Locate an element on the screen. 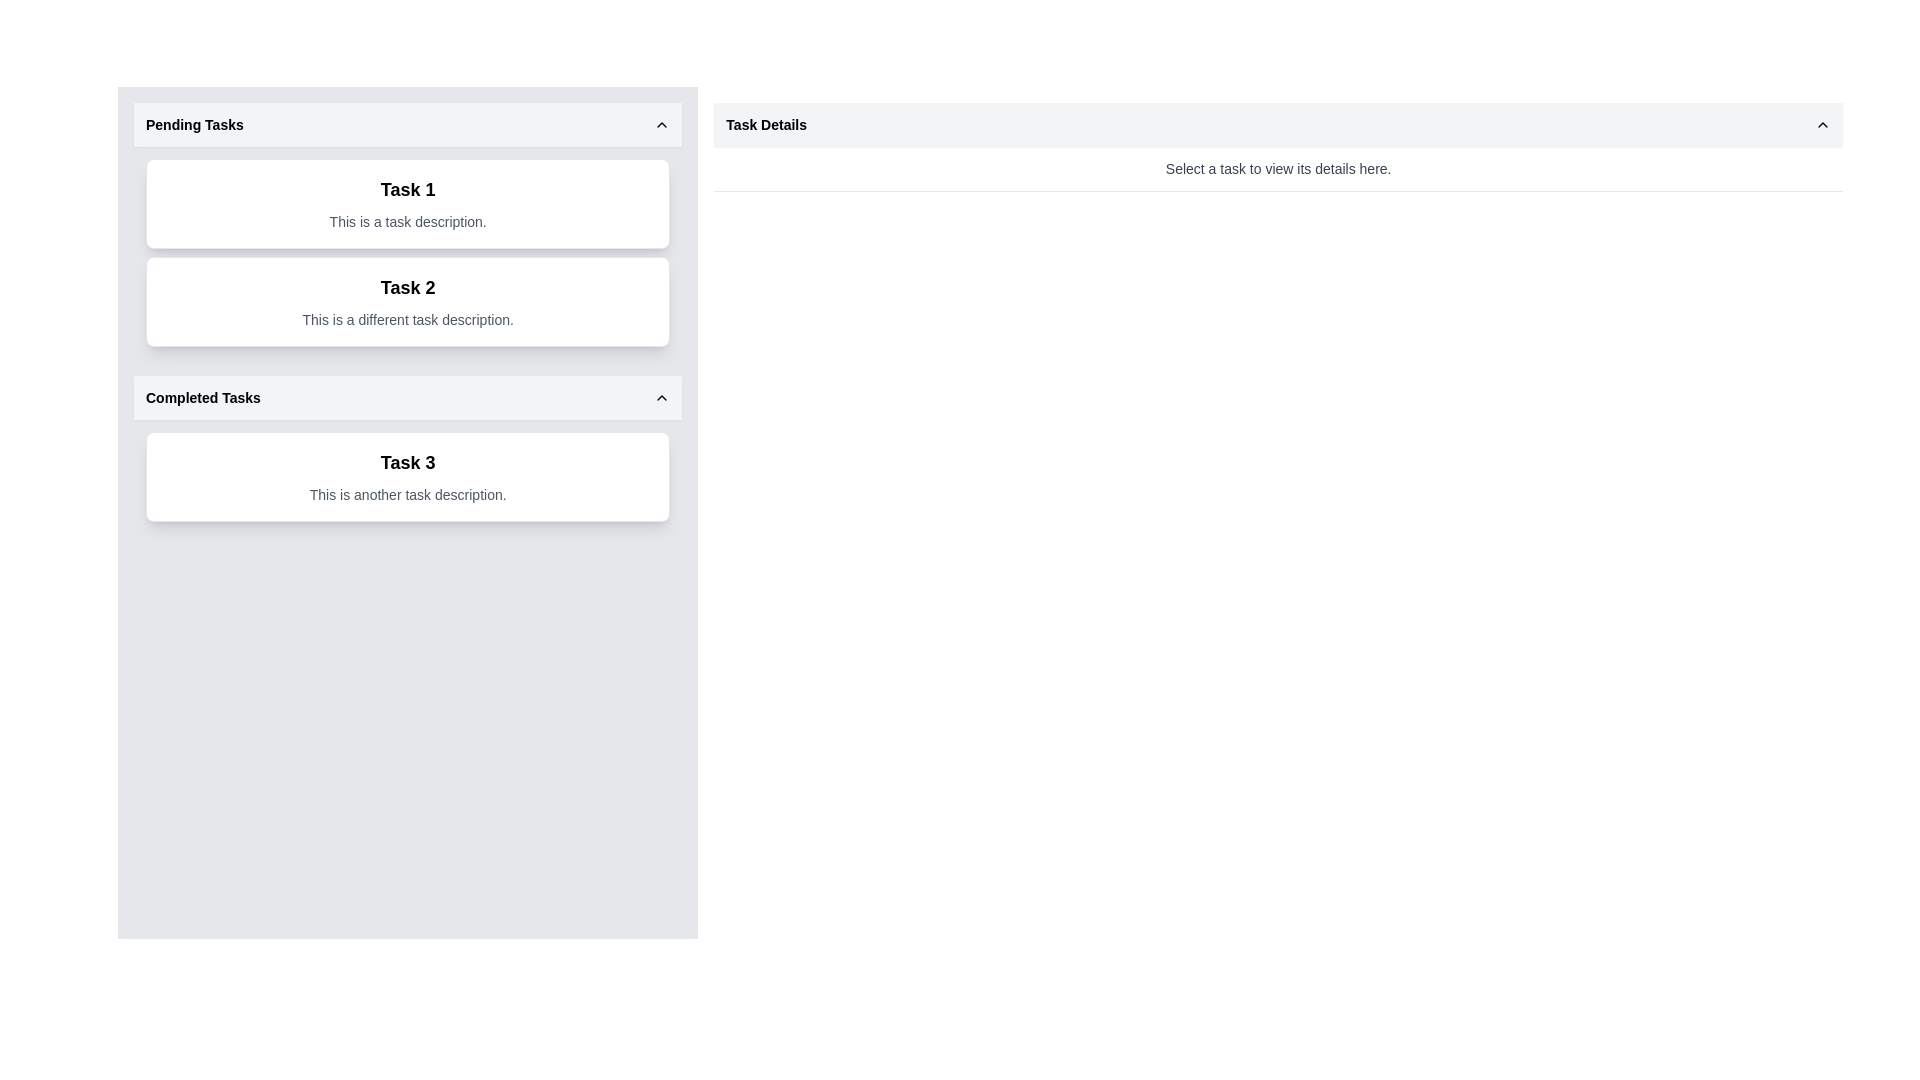 This screenshot has height=1080, width=1920. the bold text label displaying 'Task 1' at the top of the task card in the 'Pending Tasks' section is located at coordinates (407, 189).